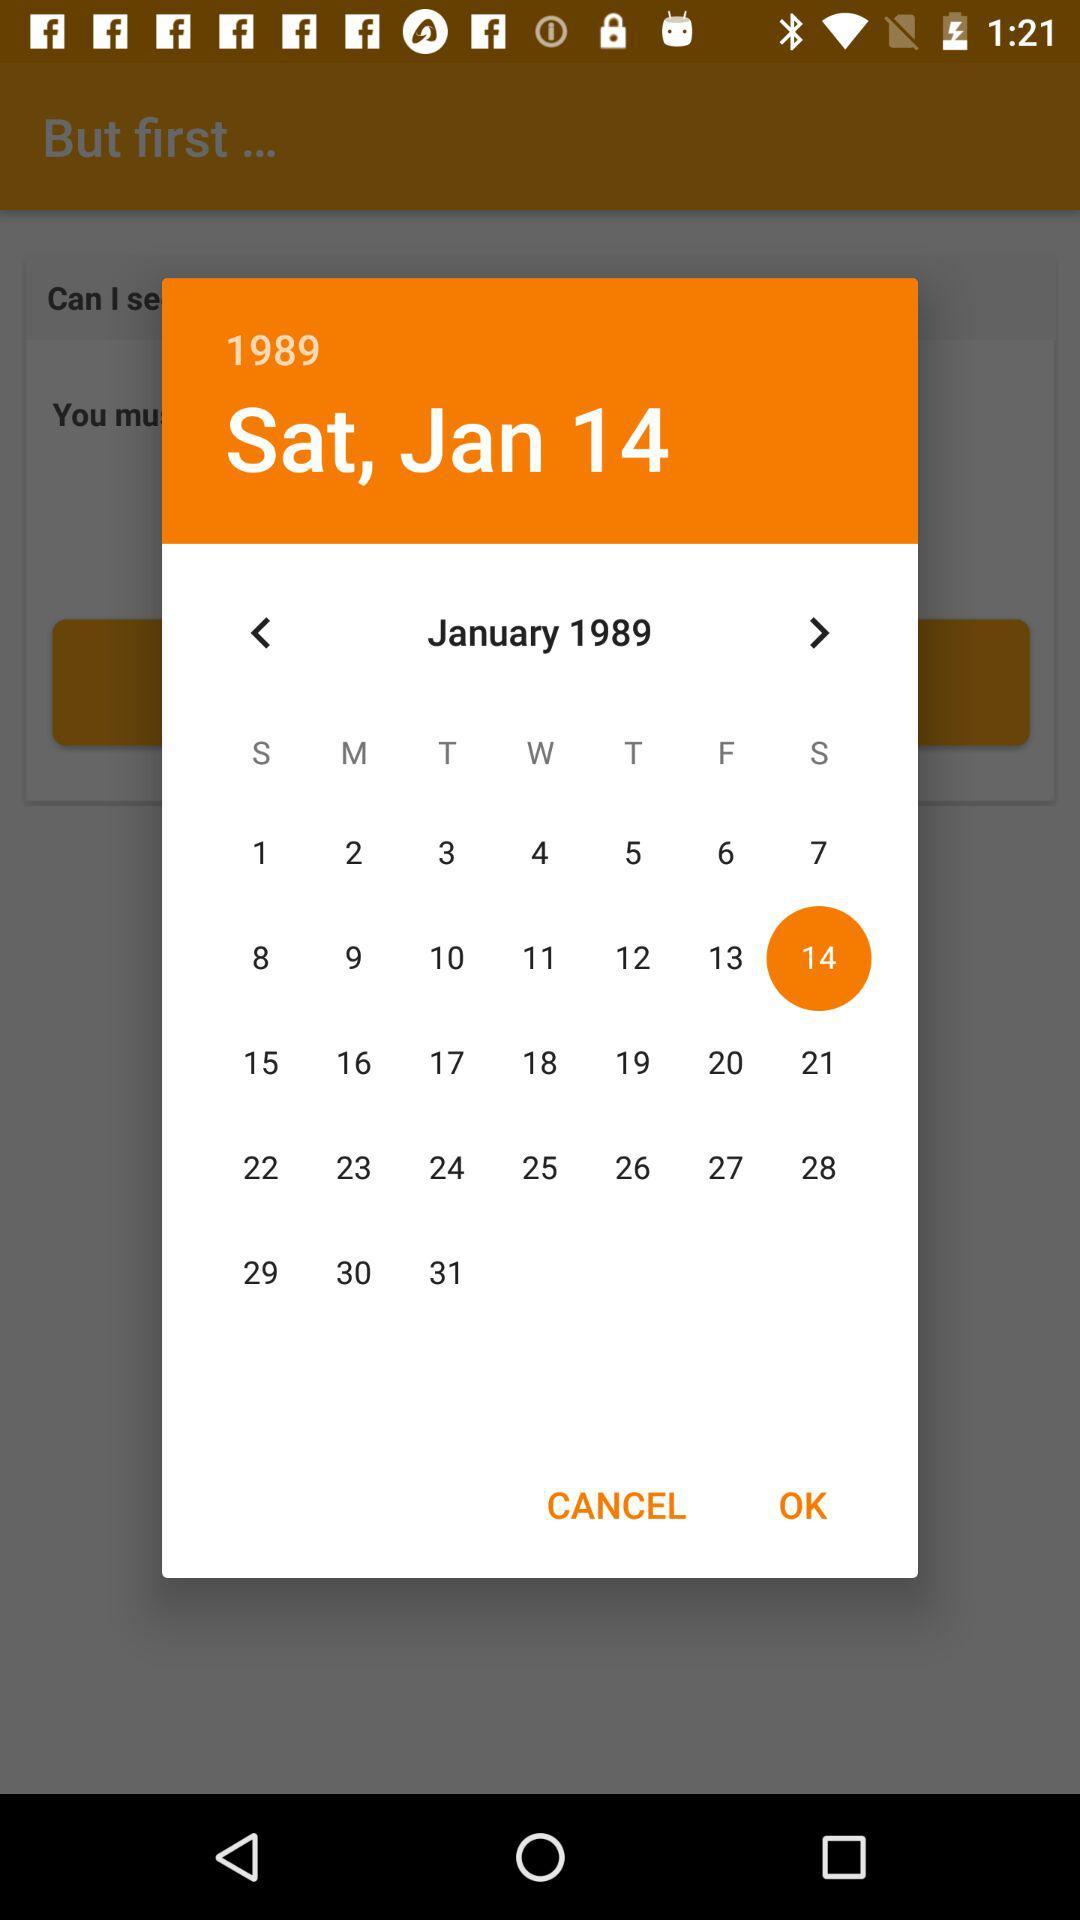 This screenshot has width=1080, height=1920. Describe the element at coordinates (260, 632) in the screenshot. I see `item at the top left corner` at that location.